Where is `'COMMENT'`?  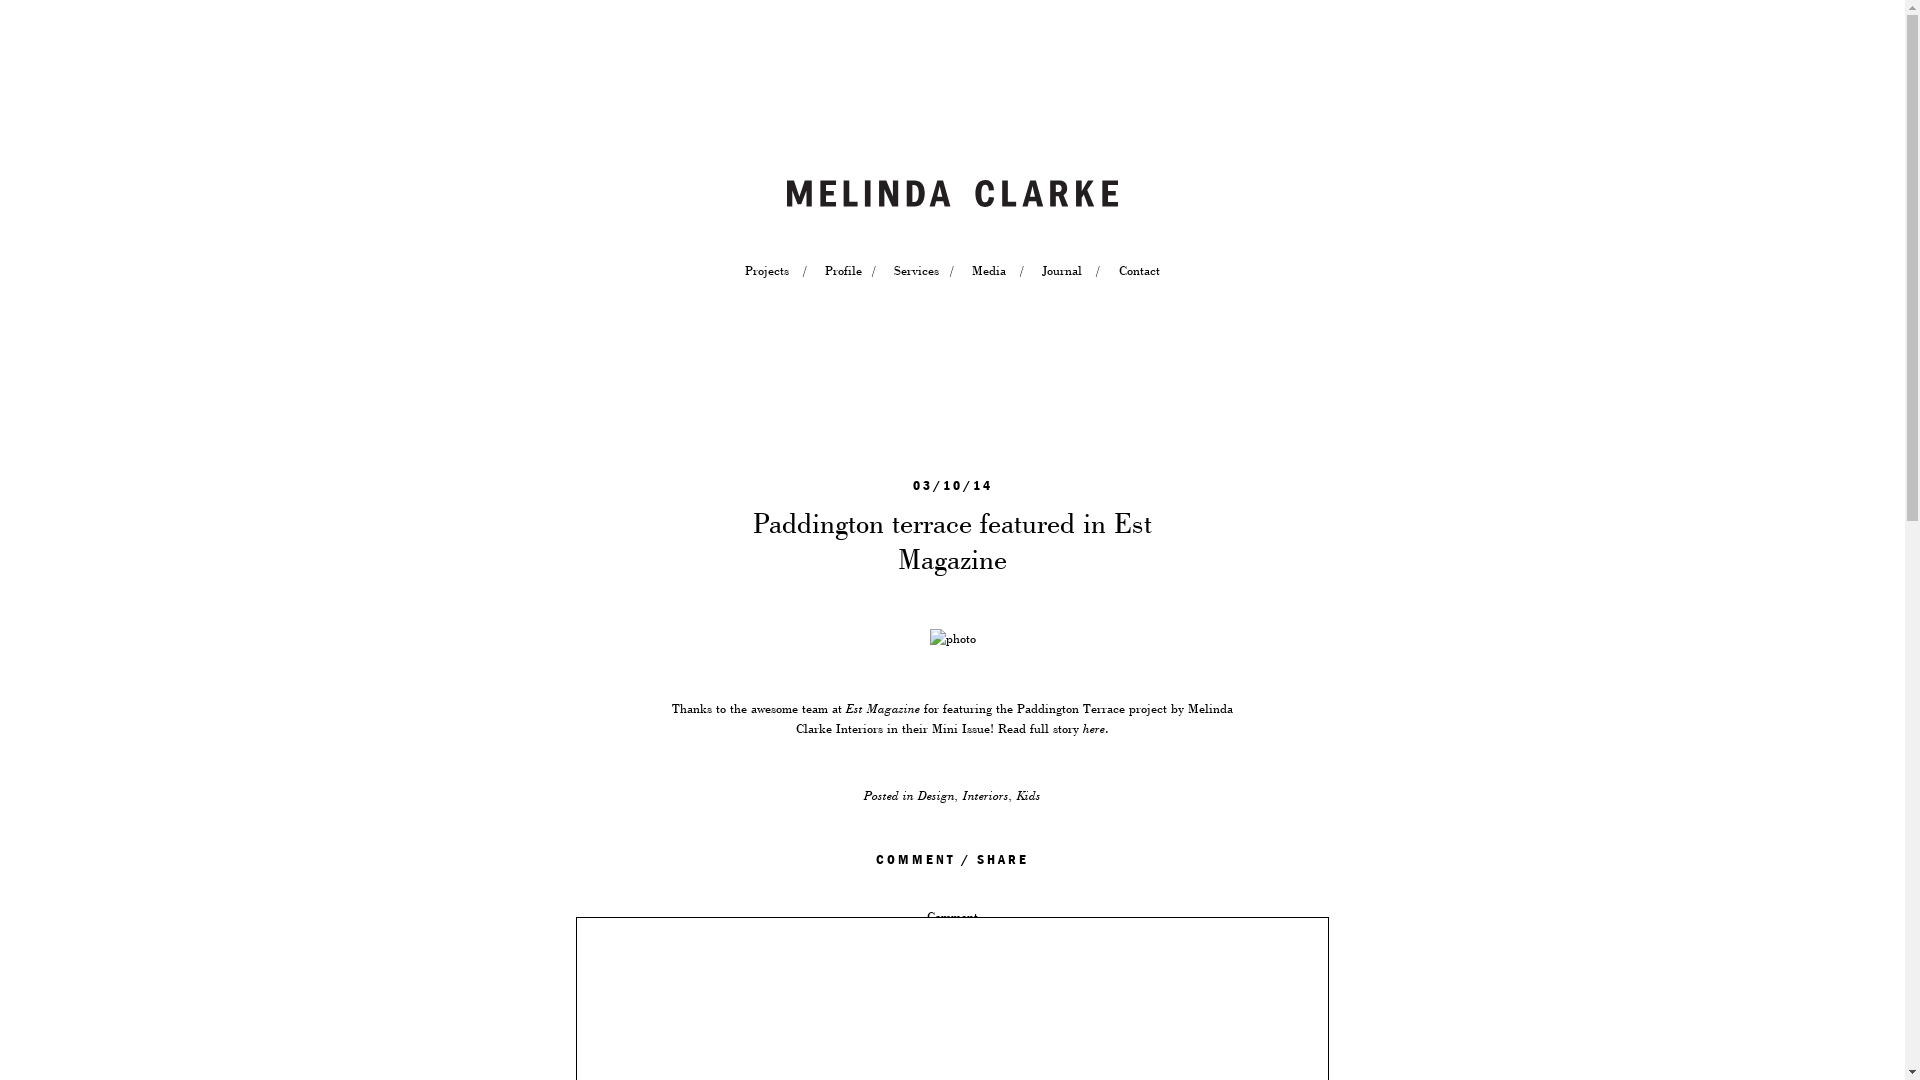
'COMMENT' is located at coordinates (914, 859).